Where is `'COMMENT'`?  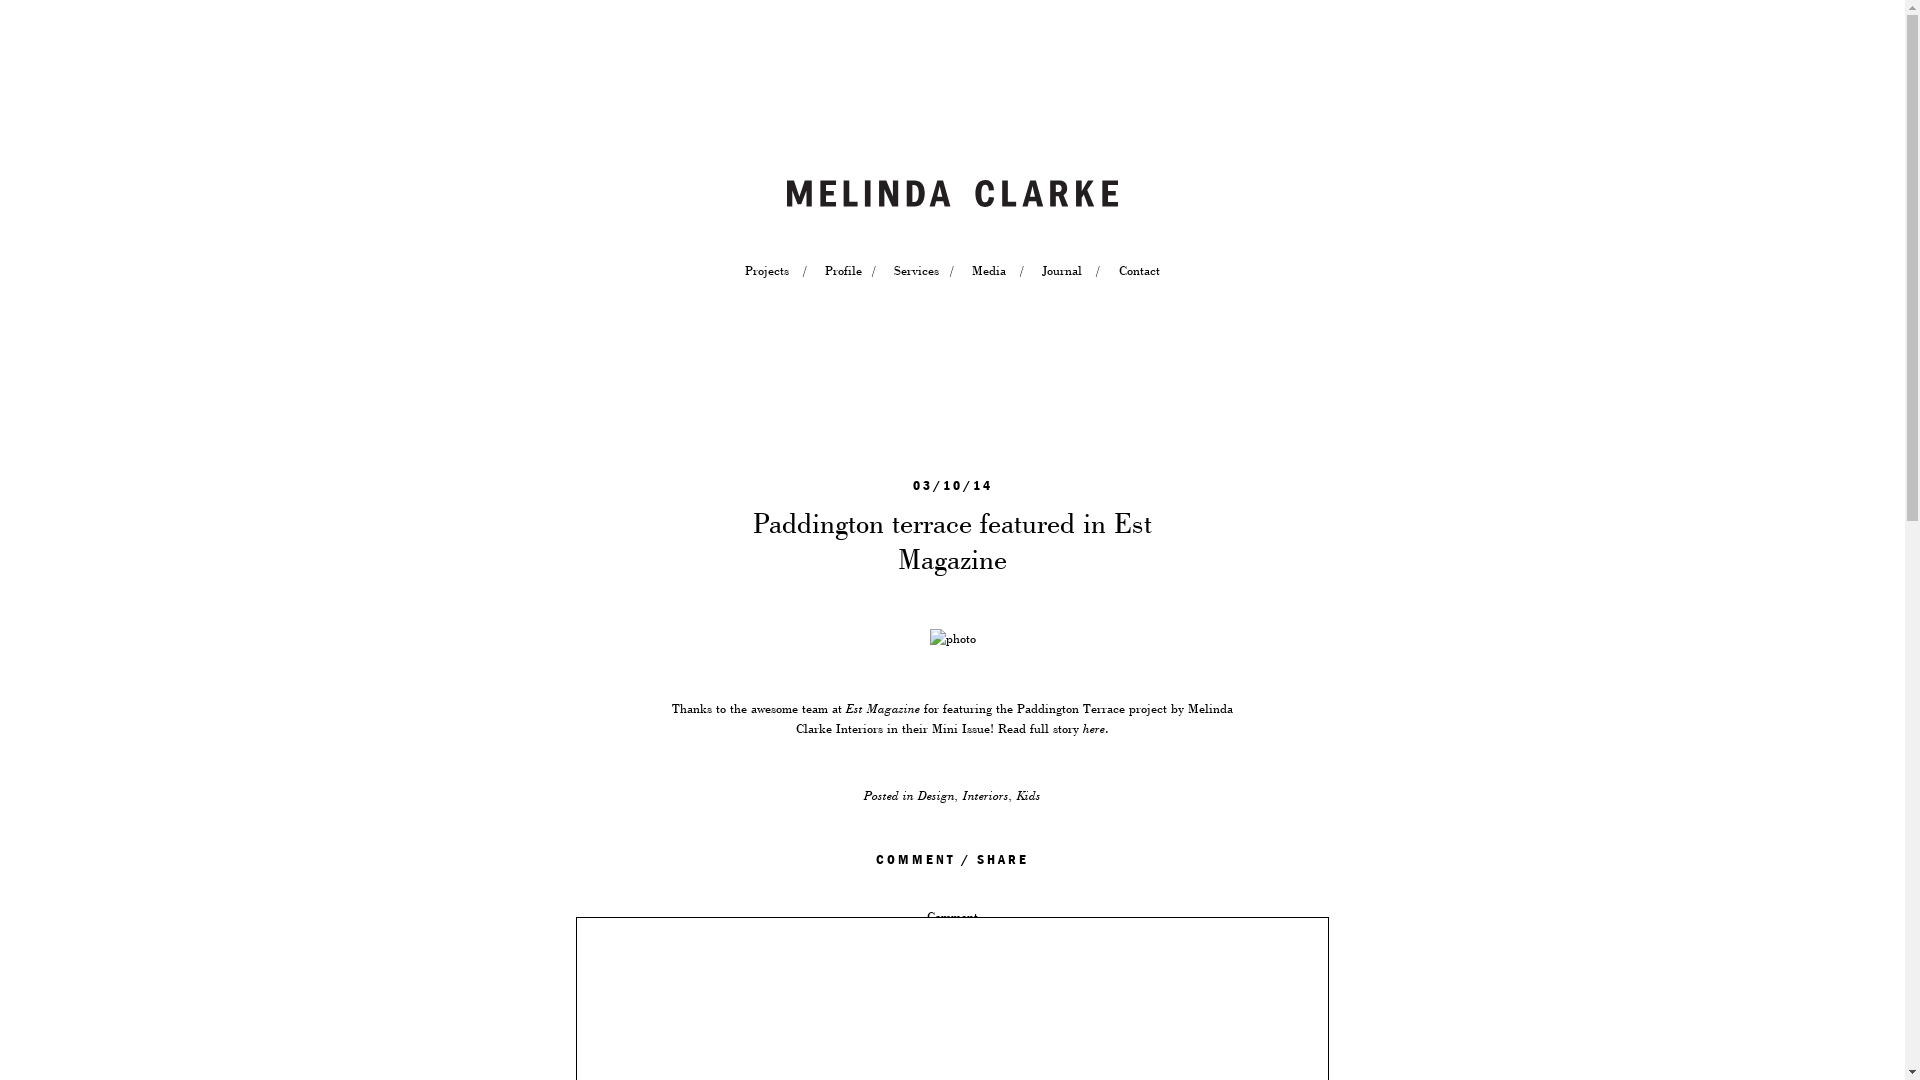
'COMMENT' is located at coordinates (914, 859).